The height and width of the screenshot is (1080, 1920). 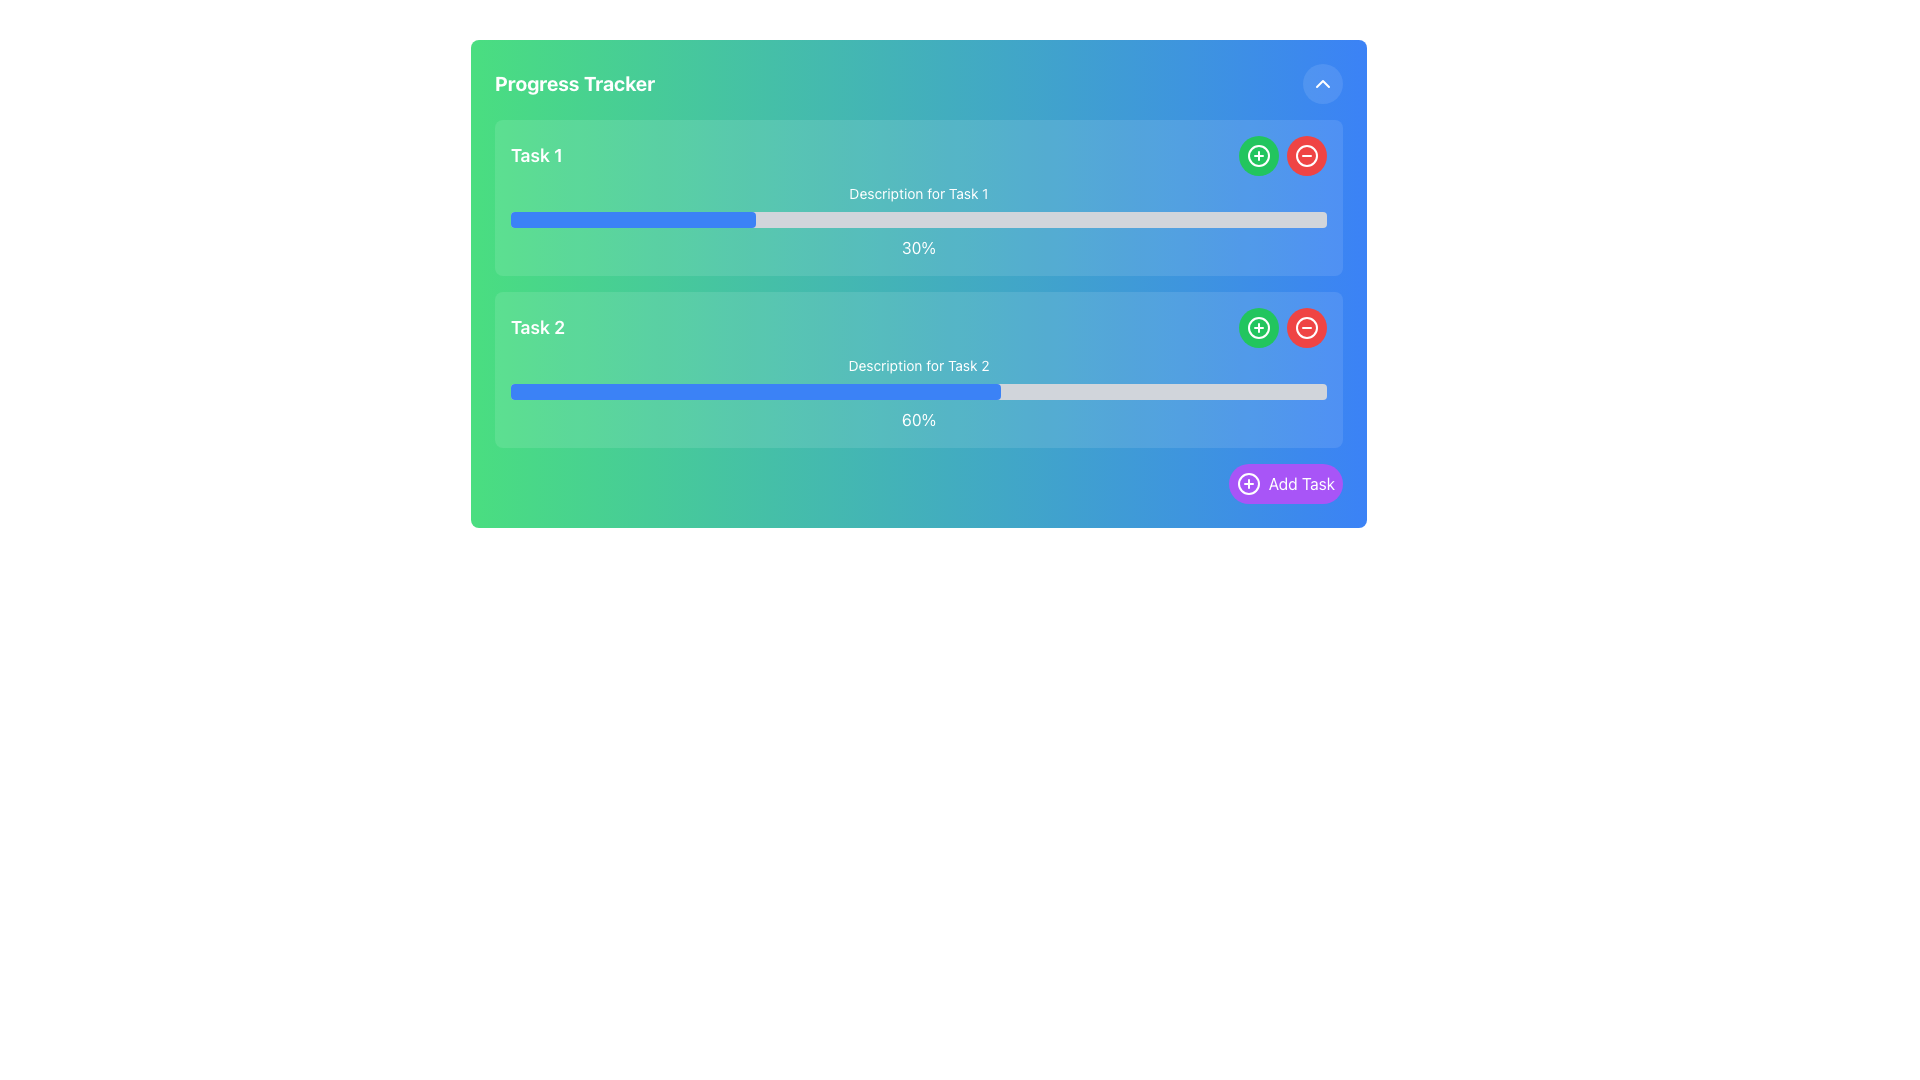 I want to click on the Progress Bar indicating 30% completion for 'Task 1' under the 'Progress Tracker' section, so click(x=632, y=219).